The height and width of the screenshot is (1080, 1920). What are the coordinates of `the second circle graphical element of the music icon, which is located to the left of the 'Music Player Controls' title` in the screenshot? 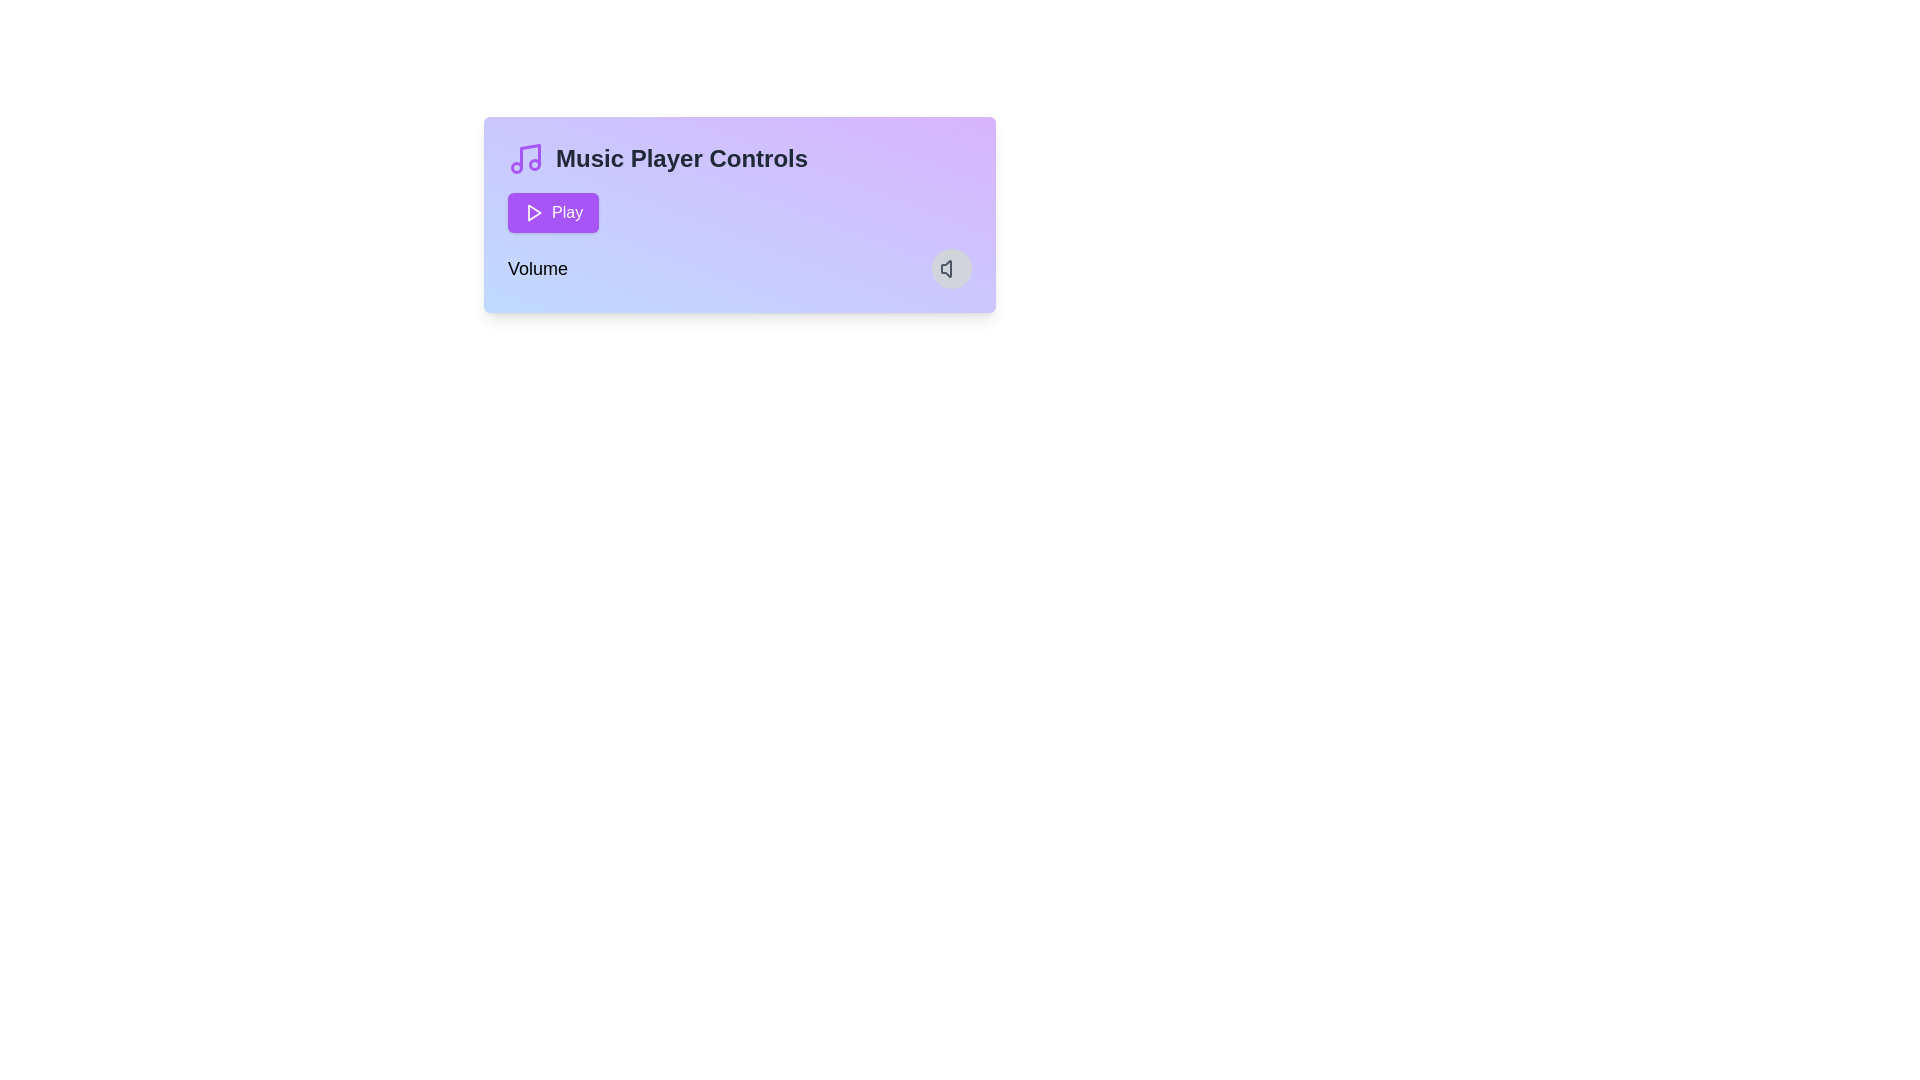 It's located at (534, 164).